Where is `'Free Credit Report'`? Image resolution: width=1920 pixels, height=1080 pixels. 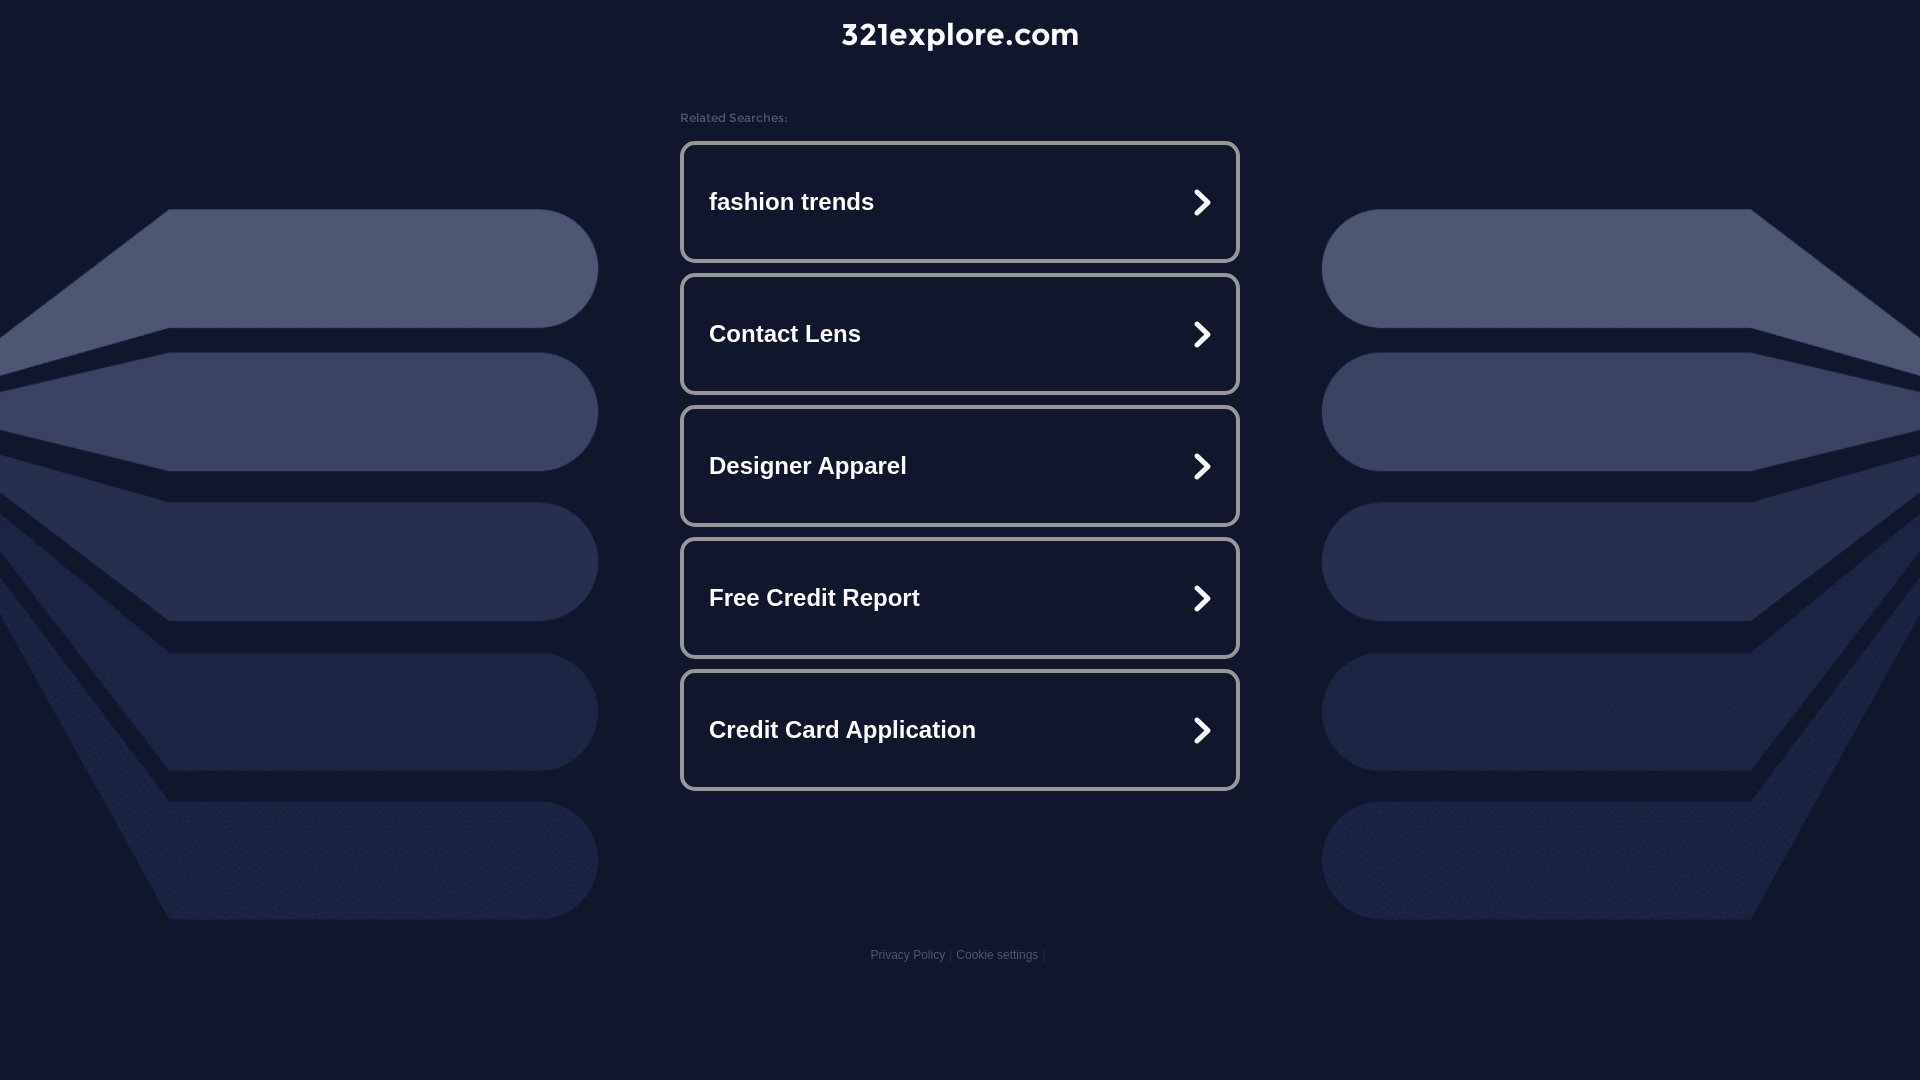 'Free Credit Report' is located at coordinates (960, 596).